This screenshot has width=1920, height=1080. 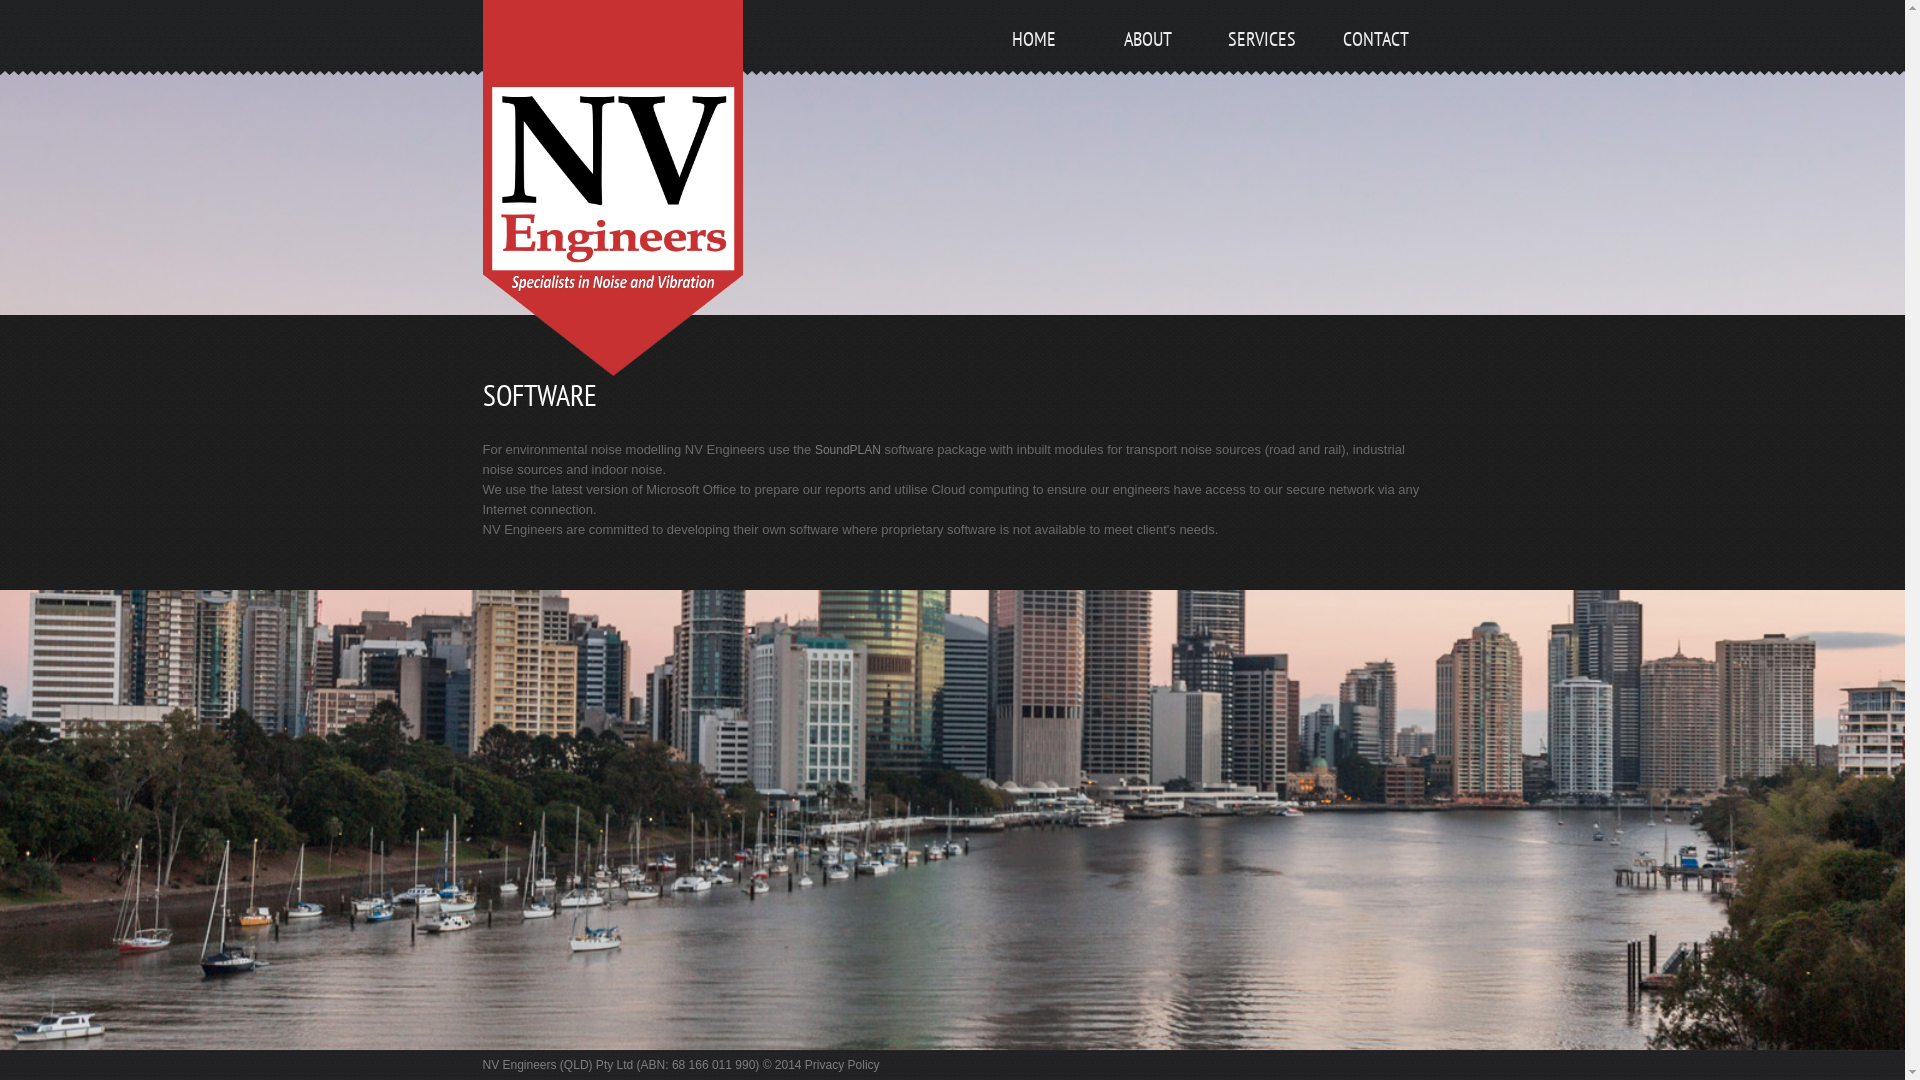 What do you see at coordinates (1098, 62) in the screenshot?
I see `'ABOUT'` at bounding box center [1098, 62].